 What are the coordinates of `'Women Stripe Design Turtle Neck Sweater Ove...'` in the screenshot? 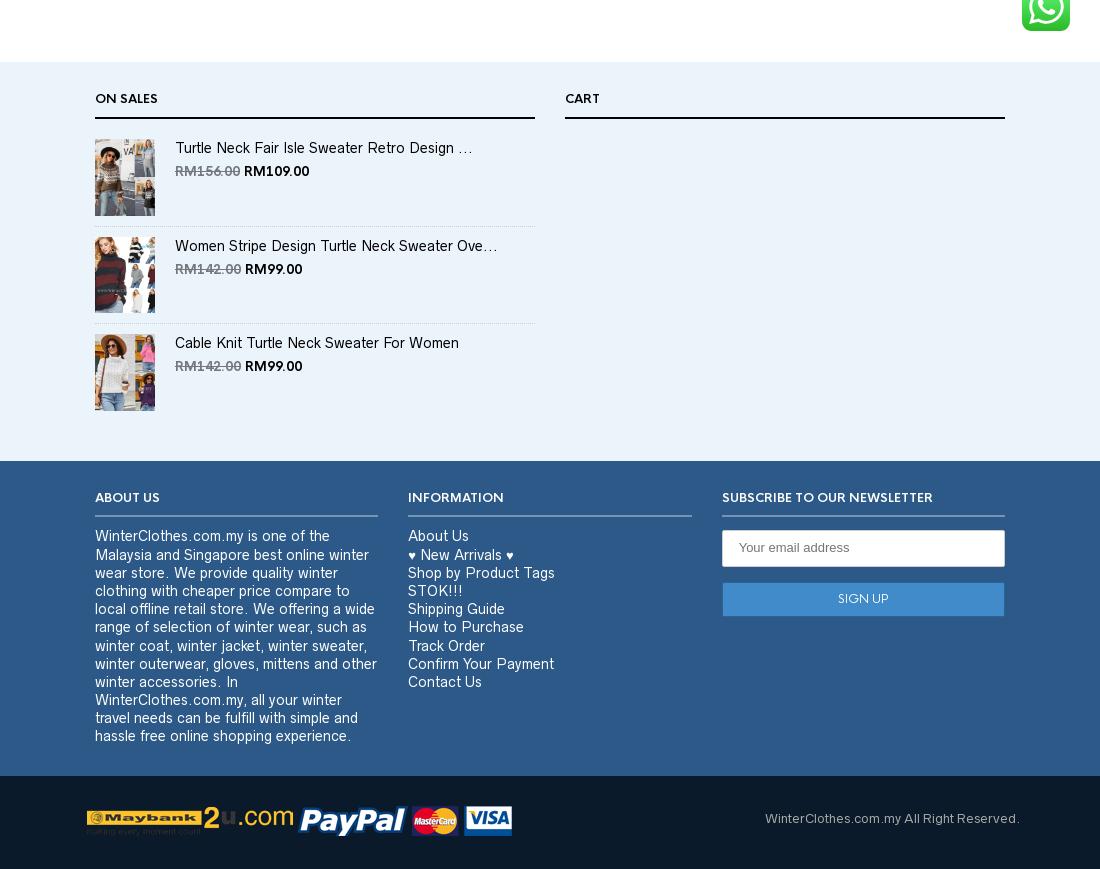 It's located at (335, 282).